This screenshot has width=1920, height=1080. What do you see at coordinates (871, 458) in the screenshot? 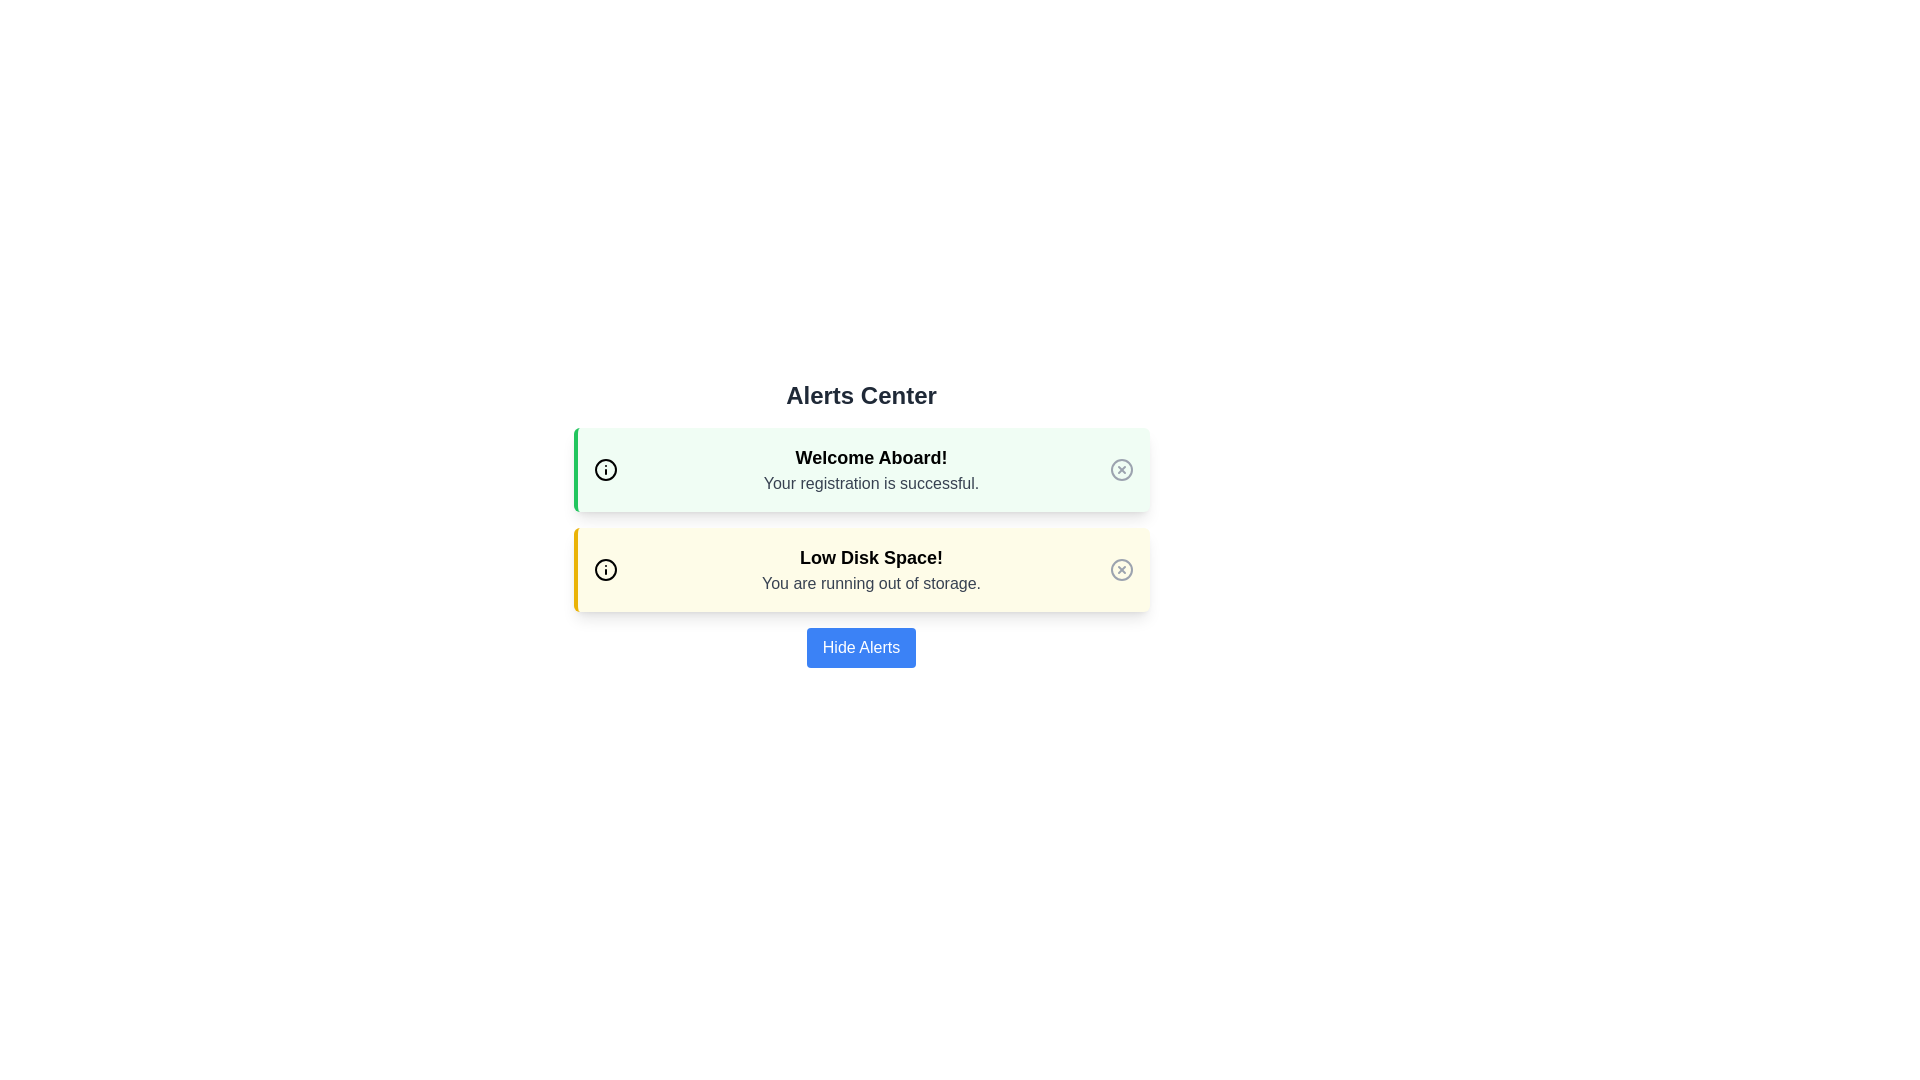
I see `header text within the green alert box that acknowledges user registration success, located under 'Alerts Center'` at bounding box center [871, 458].